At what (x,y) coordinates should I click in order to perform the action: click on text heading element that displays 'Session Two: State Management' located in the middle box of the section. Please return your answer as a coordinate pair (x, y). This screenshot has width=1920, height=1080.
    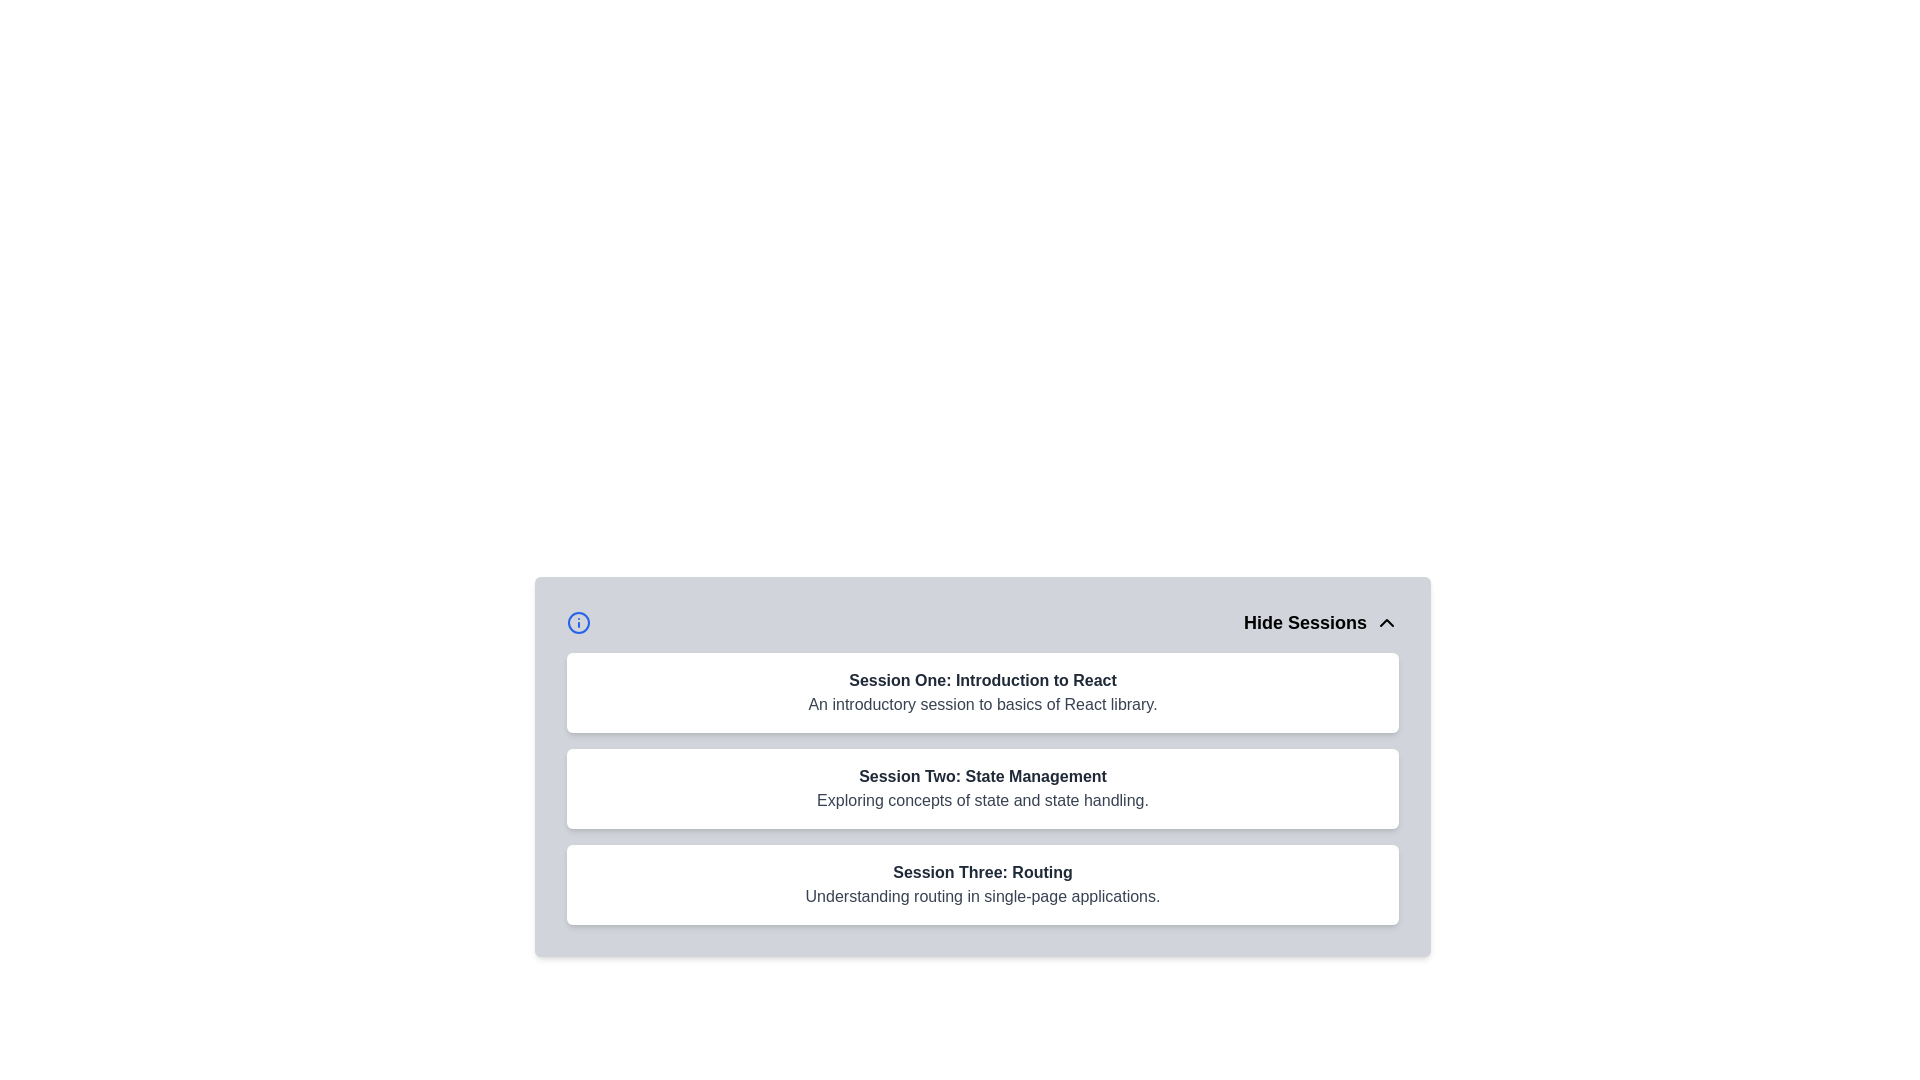
    Looking at the image, I should click on (983, 775).